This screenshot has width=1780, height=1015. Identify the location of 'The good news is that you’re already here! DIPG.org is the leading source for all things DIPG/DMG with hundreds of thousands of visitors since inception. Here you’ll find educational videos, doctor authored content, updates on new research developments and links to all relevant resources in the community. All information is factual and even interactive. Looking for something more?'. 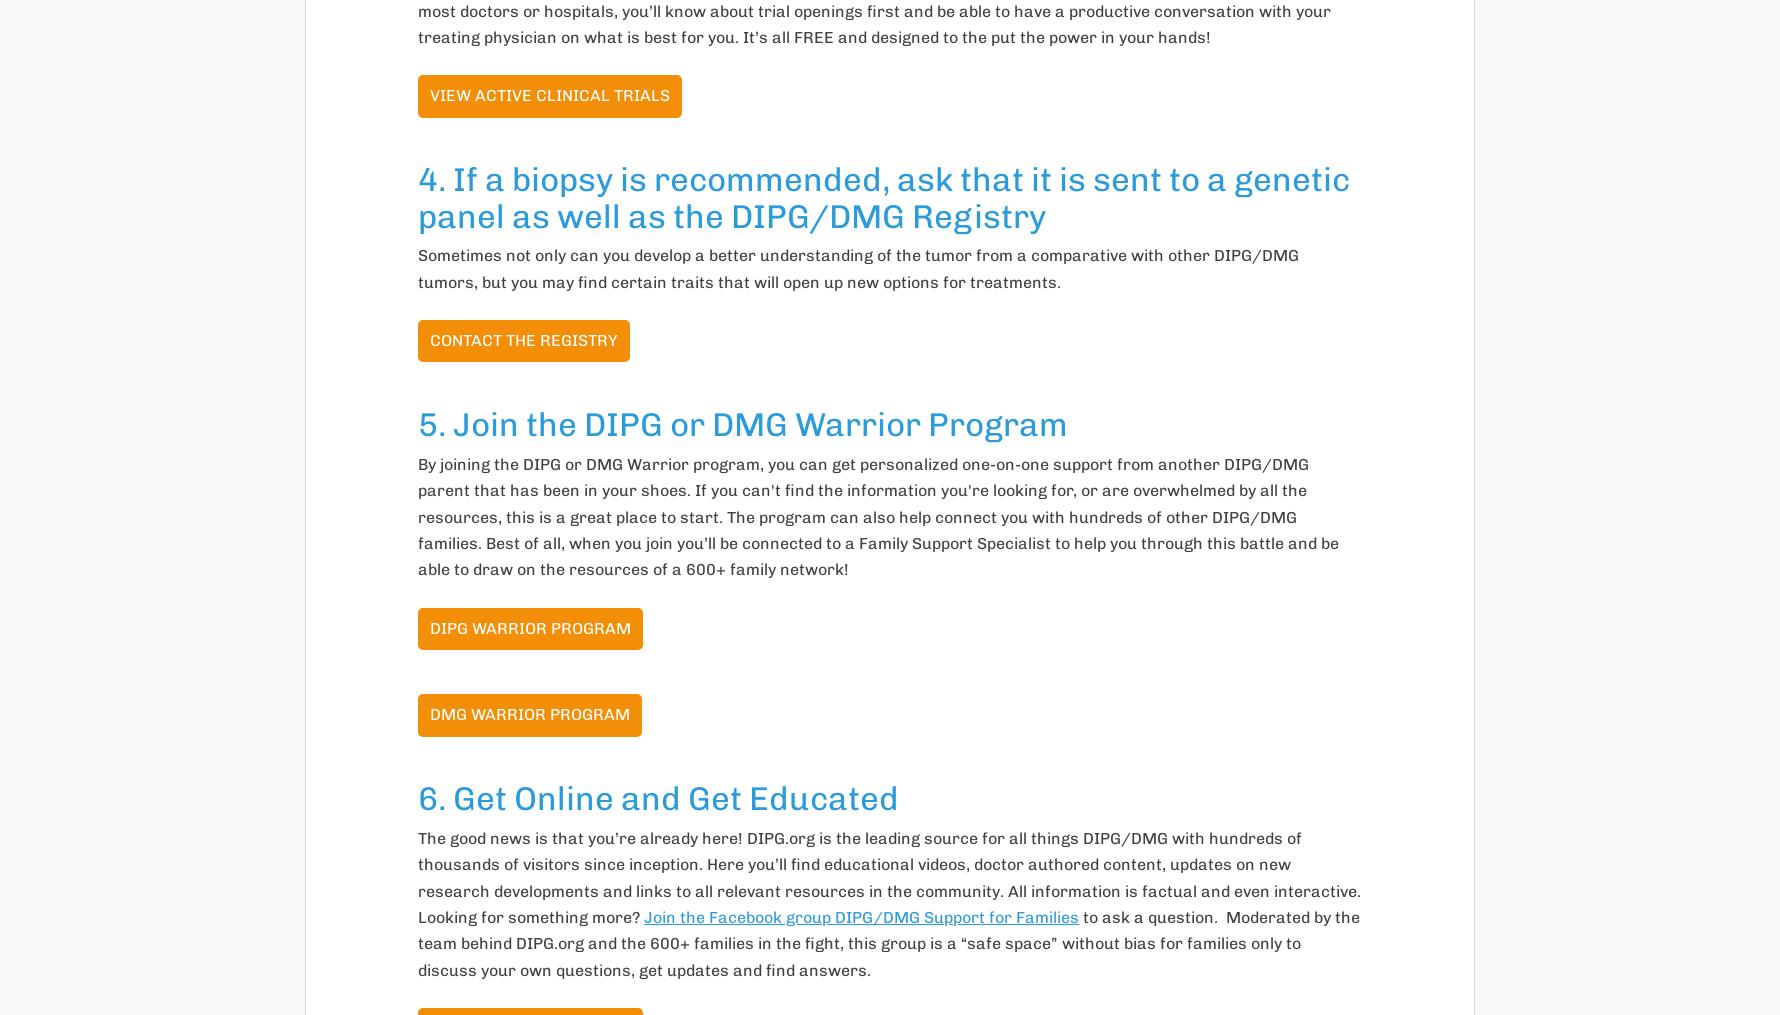
(888, 875).